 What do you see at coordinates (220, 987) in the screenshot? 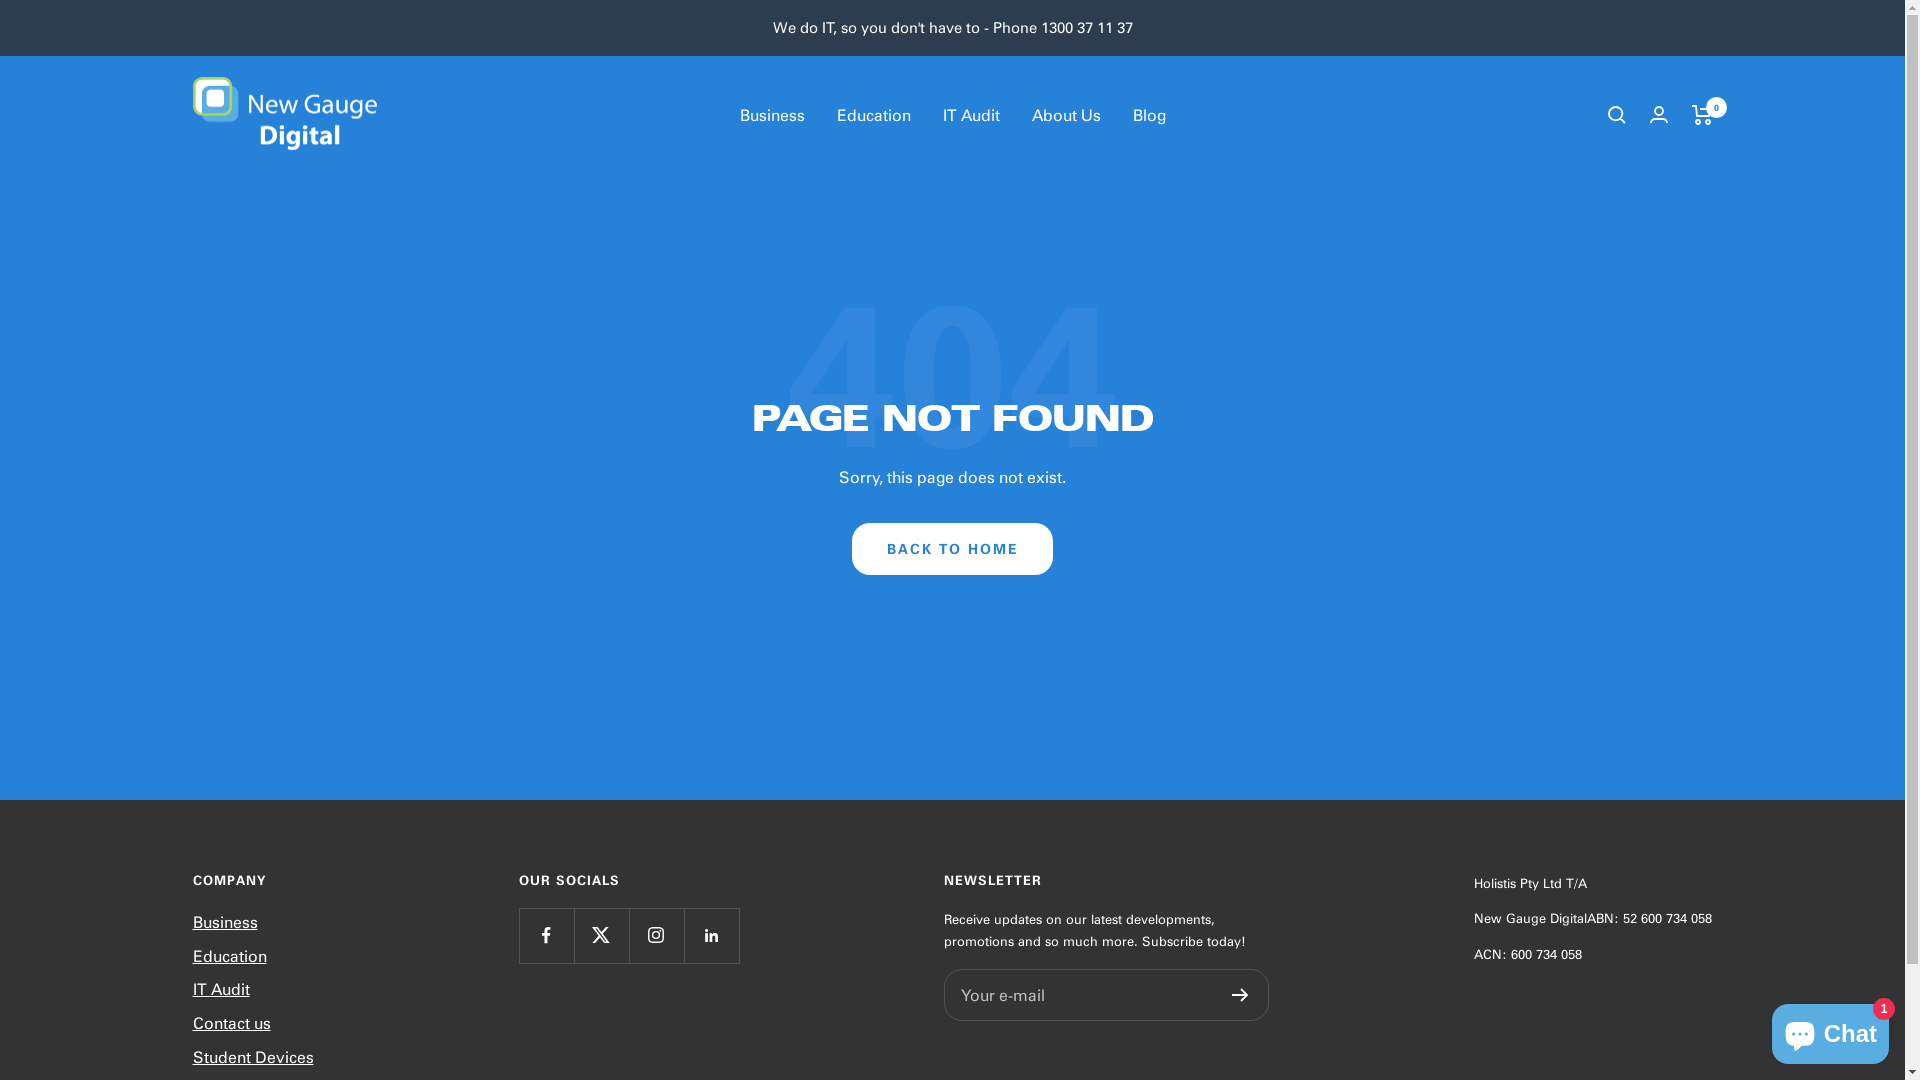
I see `'IT Audit'` at bounding box center [220, 987].